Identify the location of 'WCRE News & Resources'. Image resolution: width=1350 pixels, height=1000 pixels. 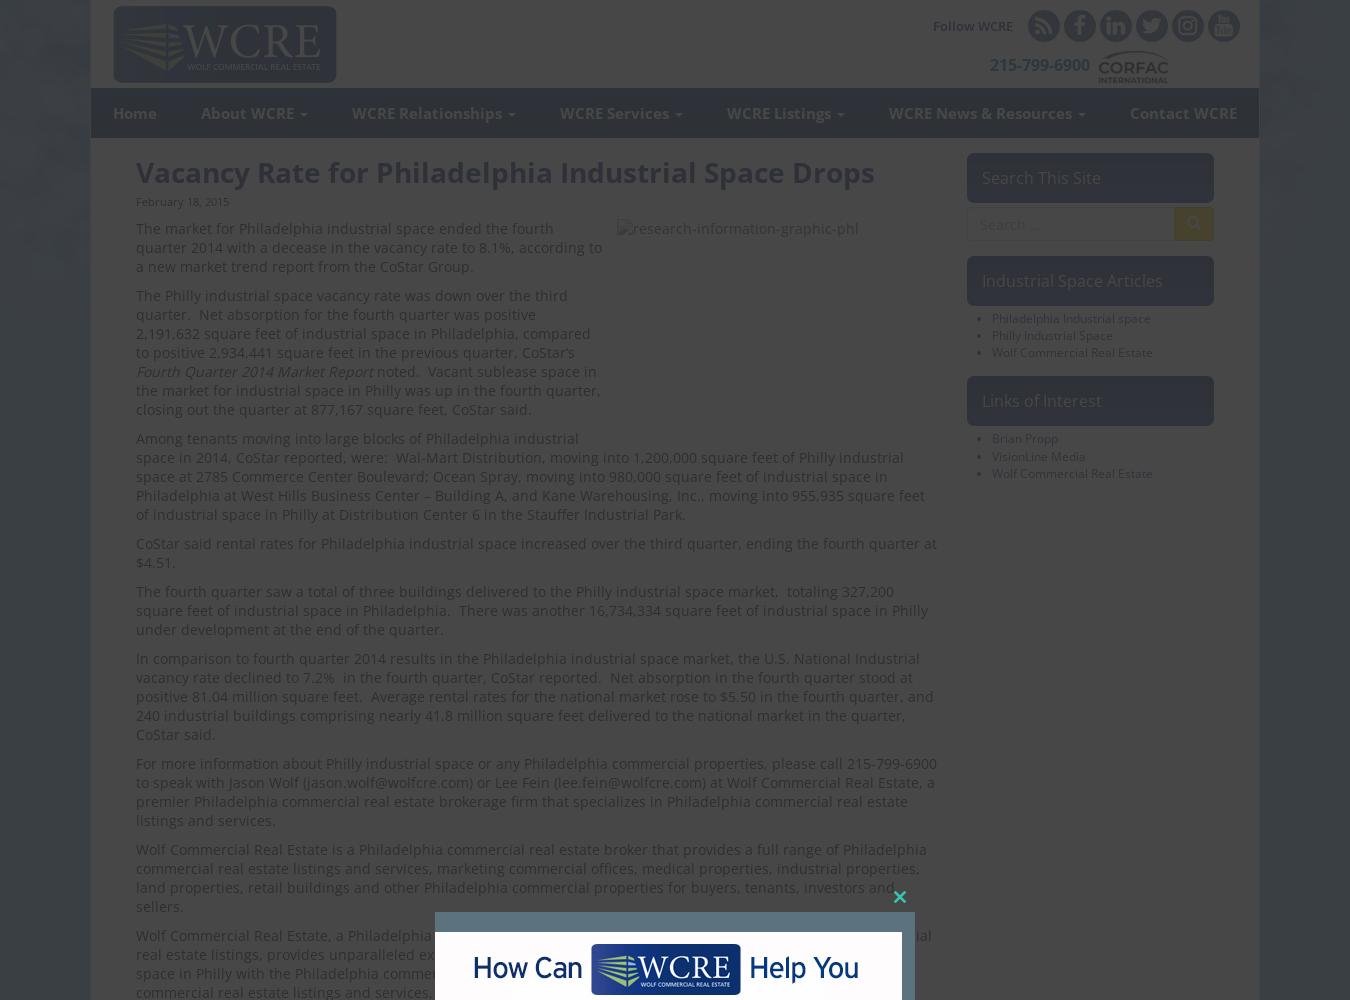
(981, 112).